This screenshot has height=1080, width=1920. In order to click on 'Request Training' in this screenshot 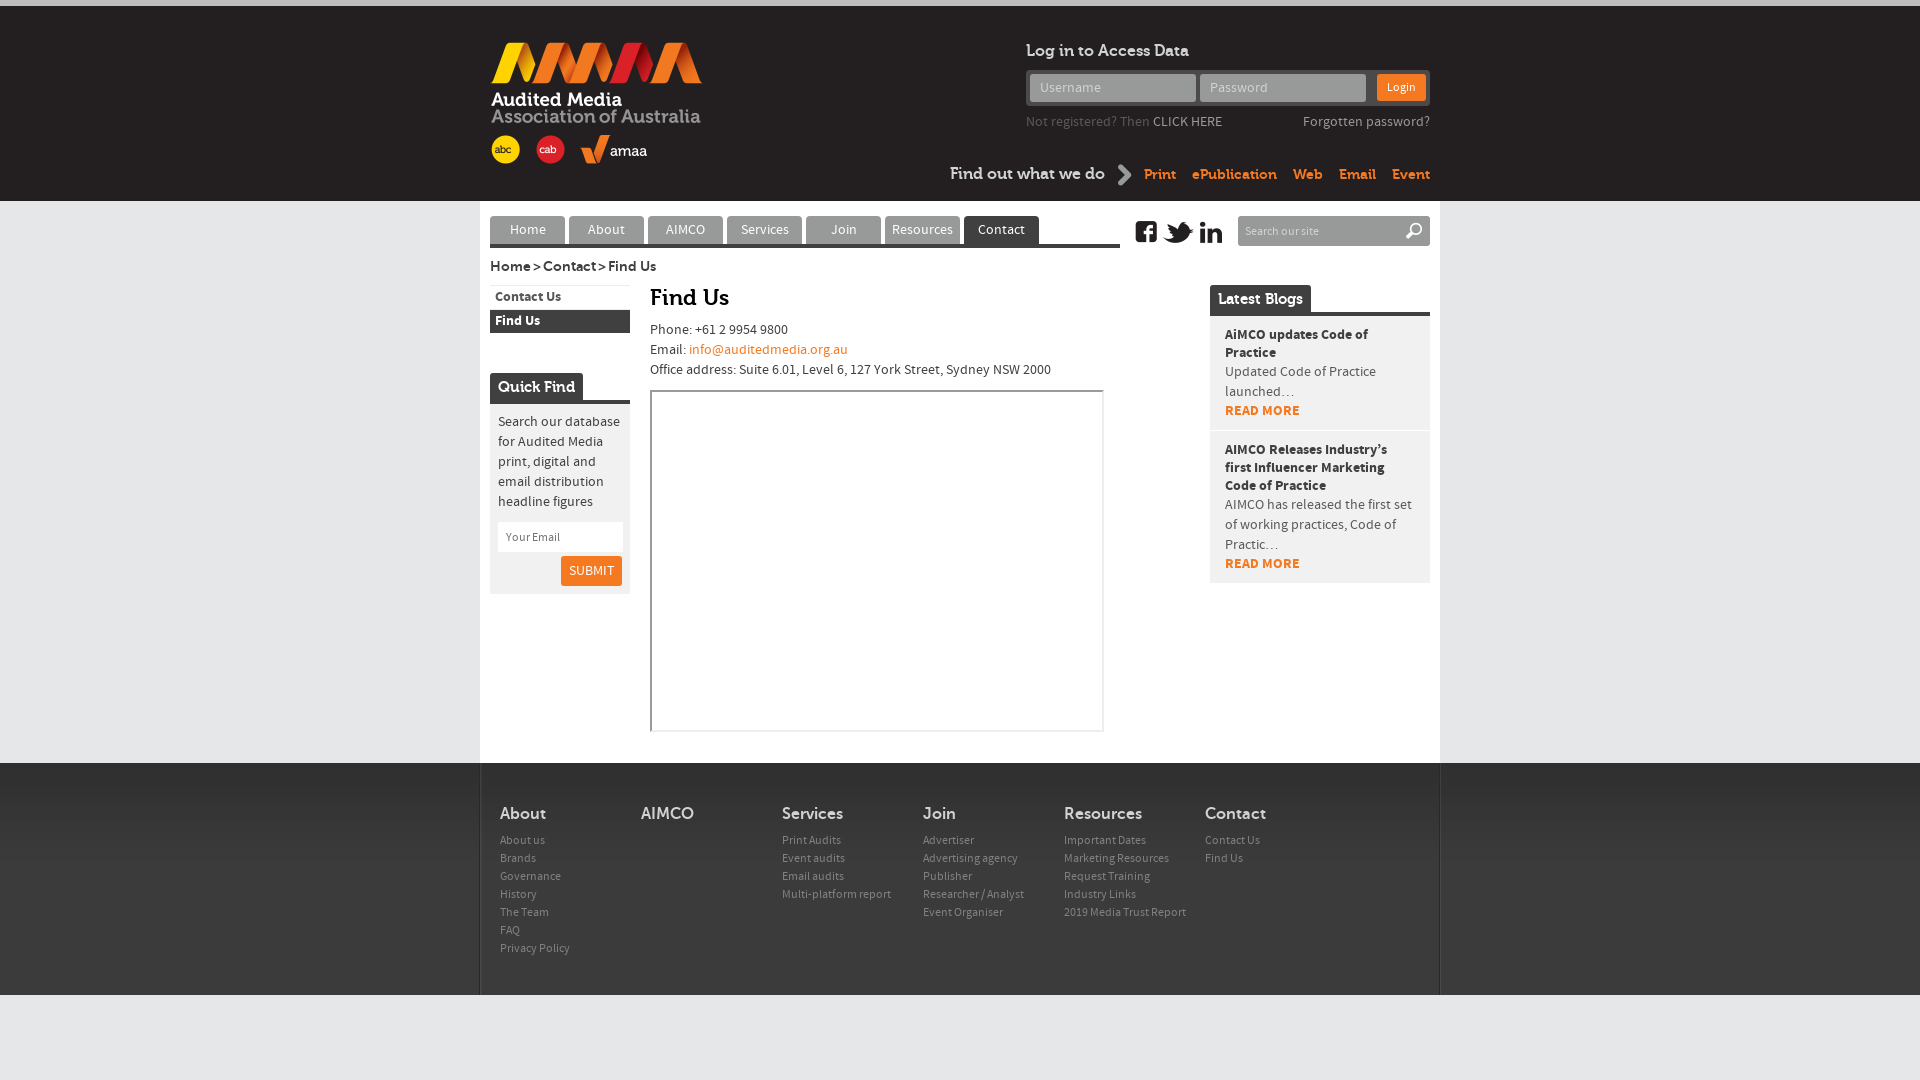, I will do `click(1106, 875)`.